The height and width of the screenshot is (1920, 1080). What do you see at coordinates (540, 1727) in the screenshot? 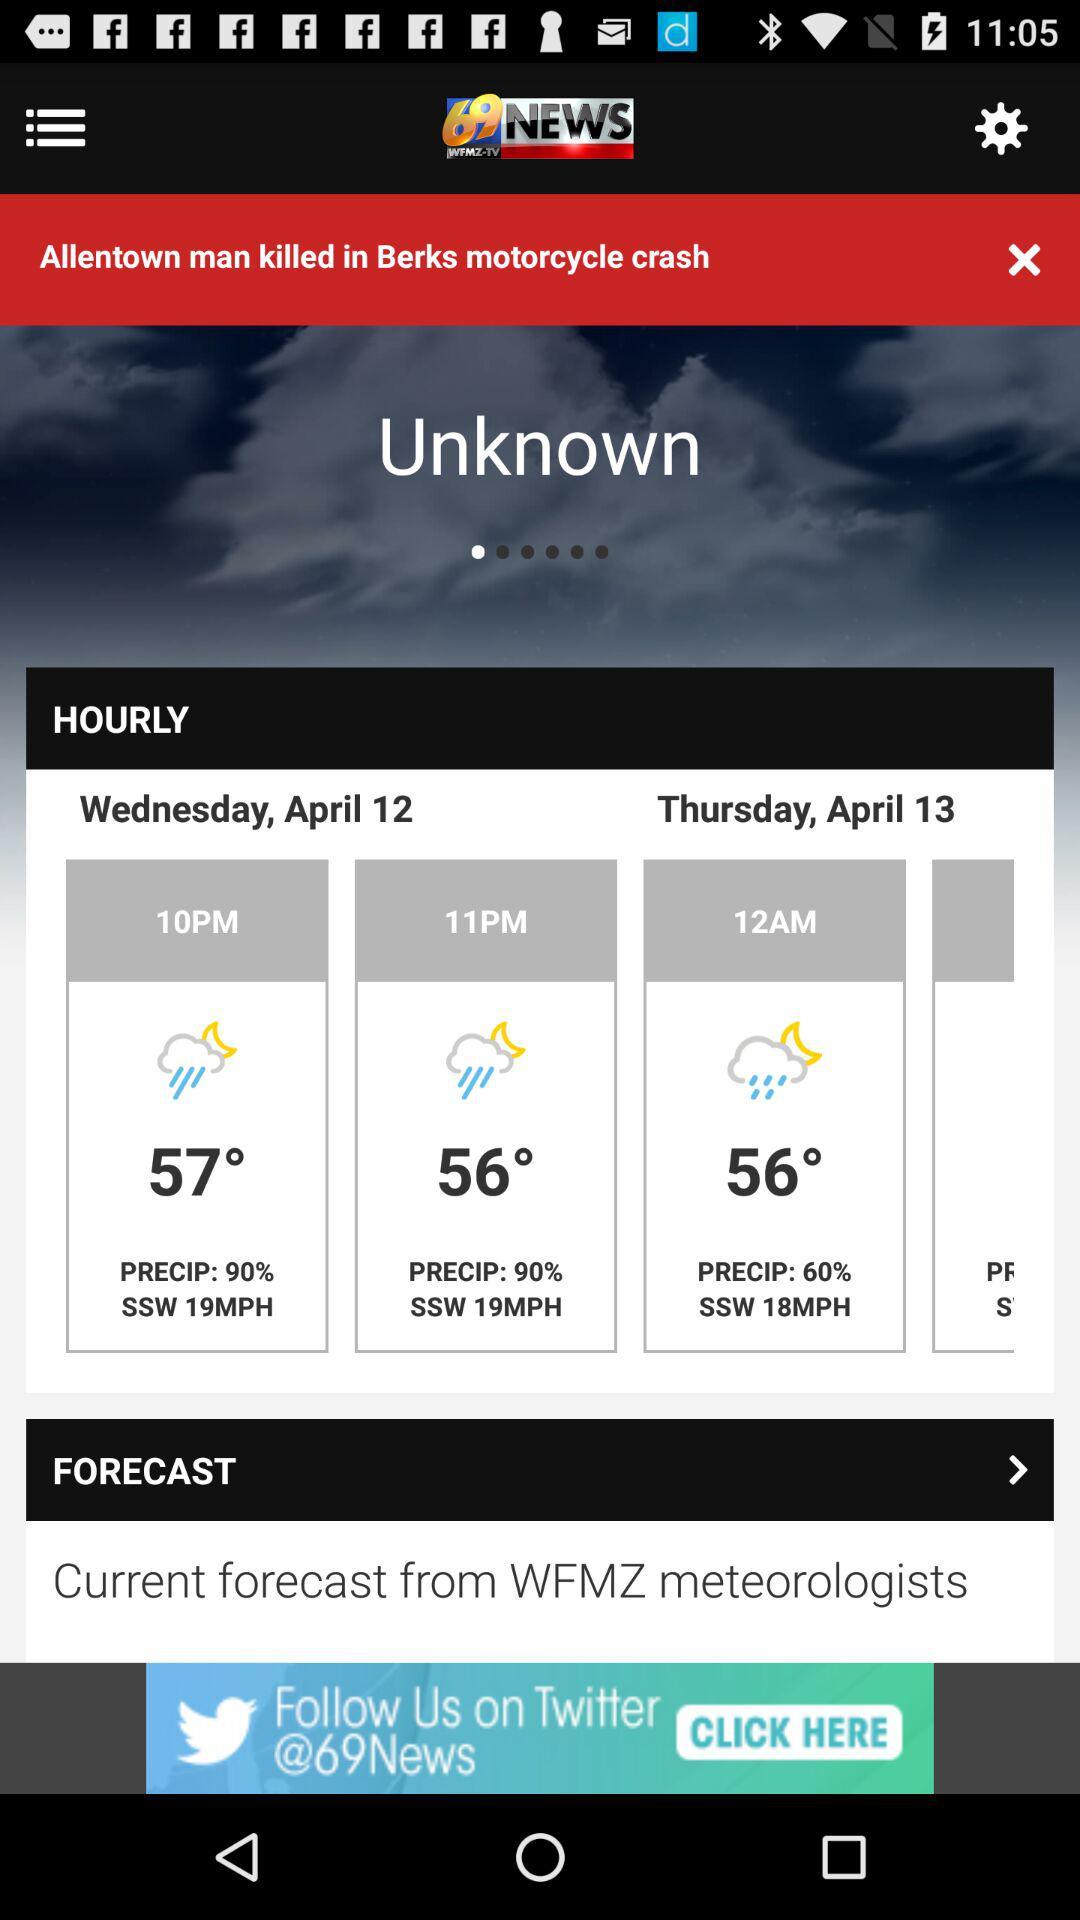
I see `advertisement` at bounding box center [540, 1727].